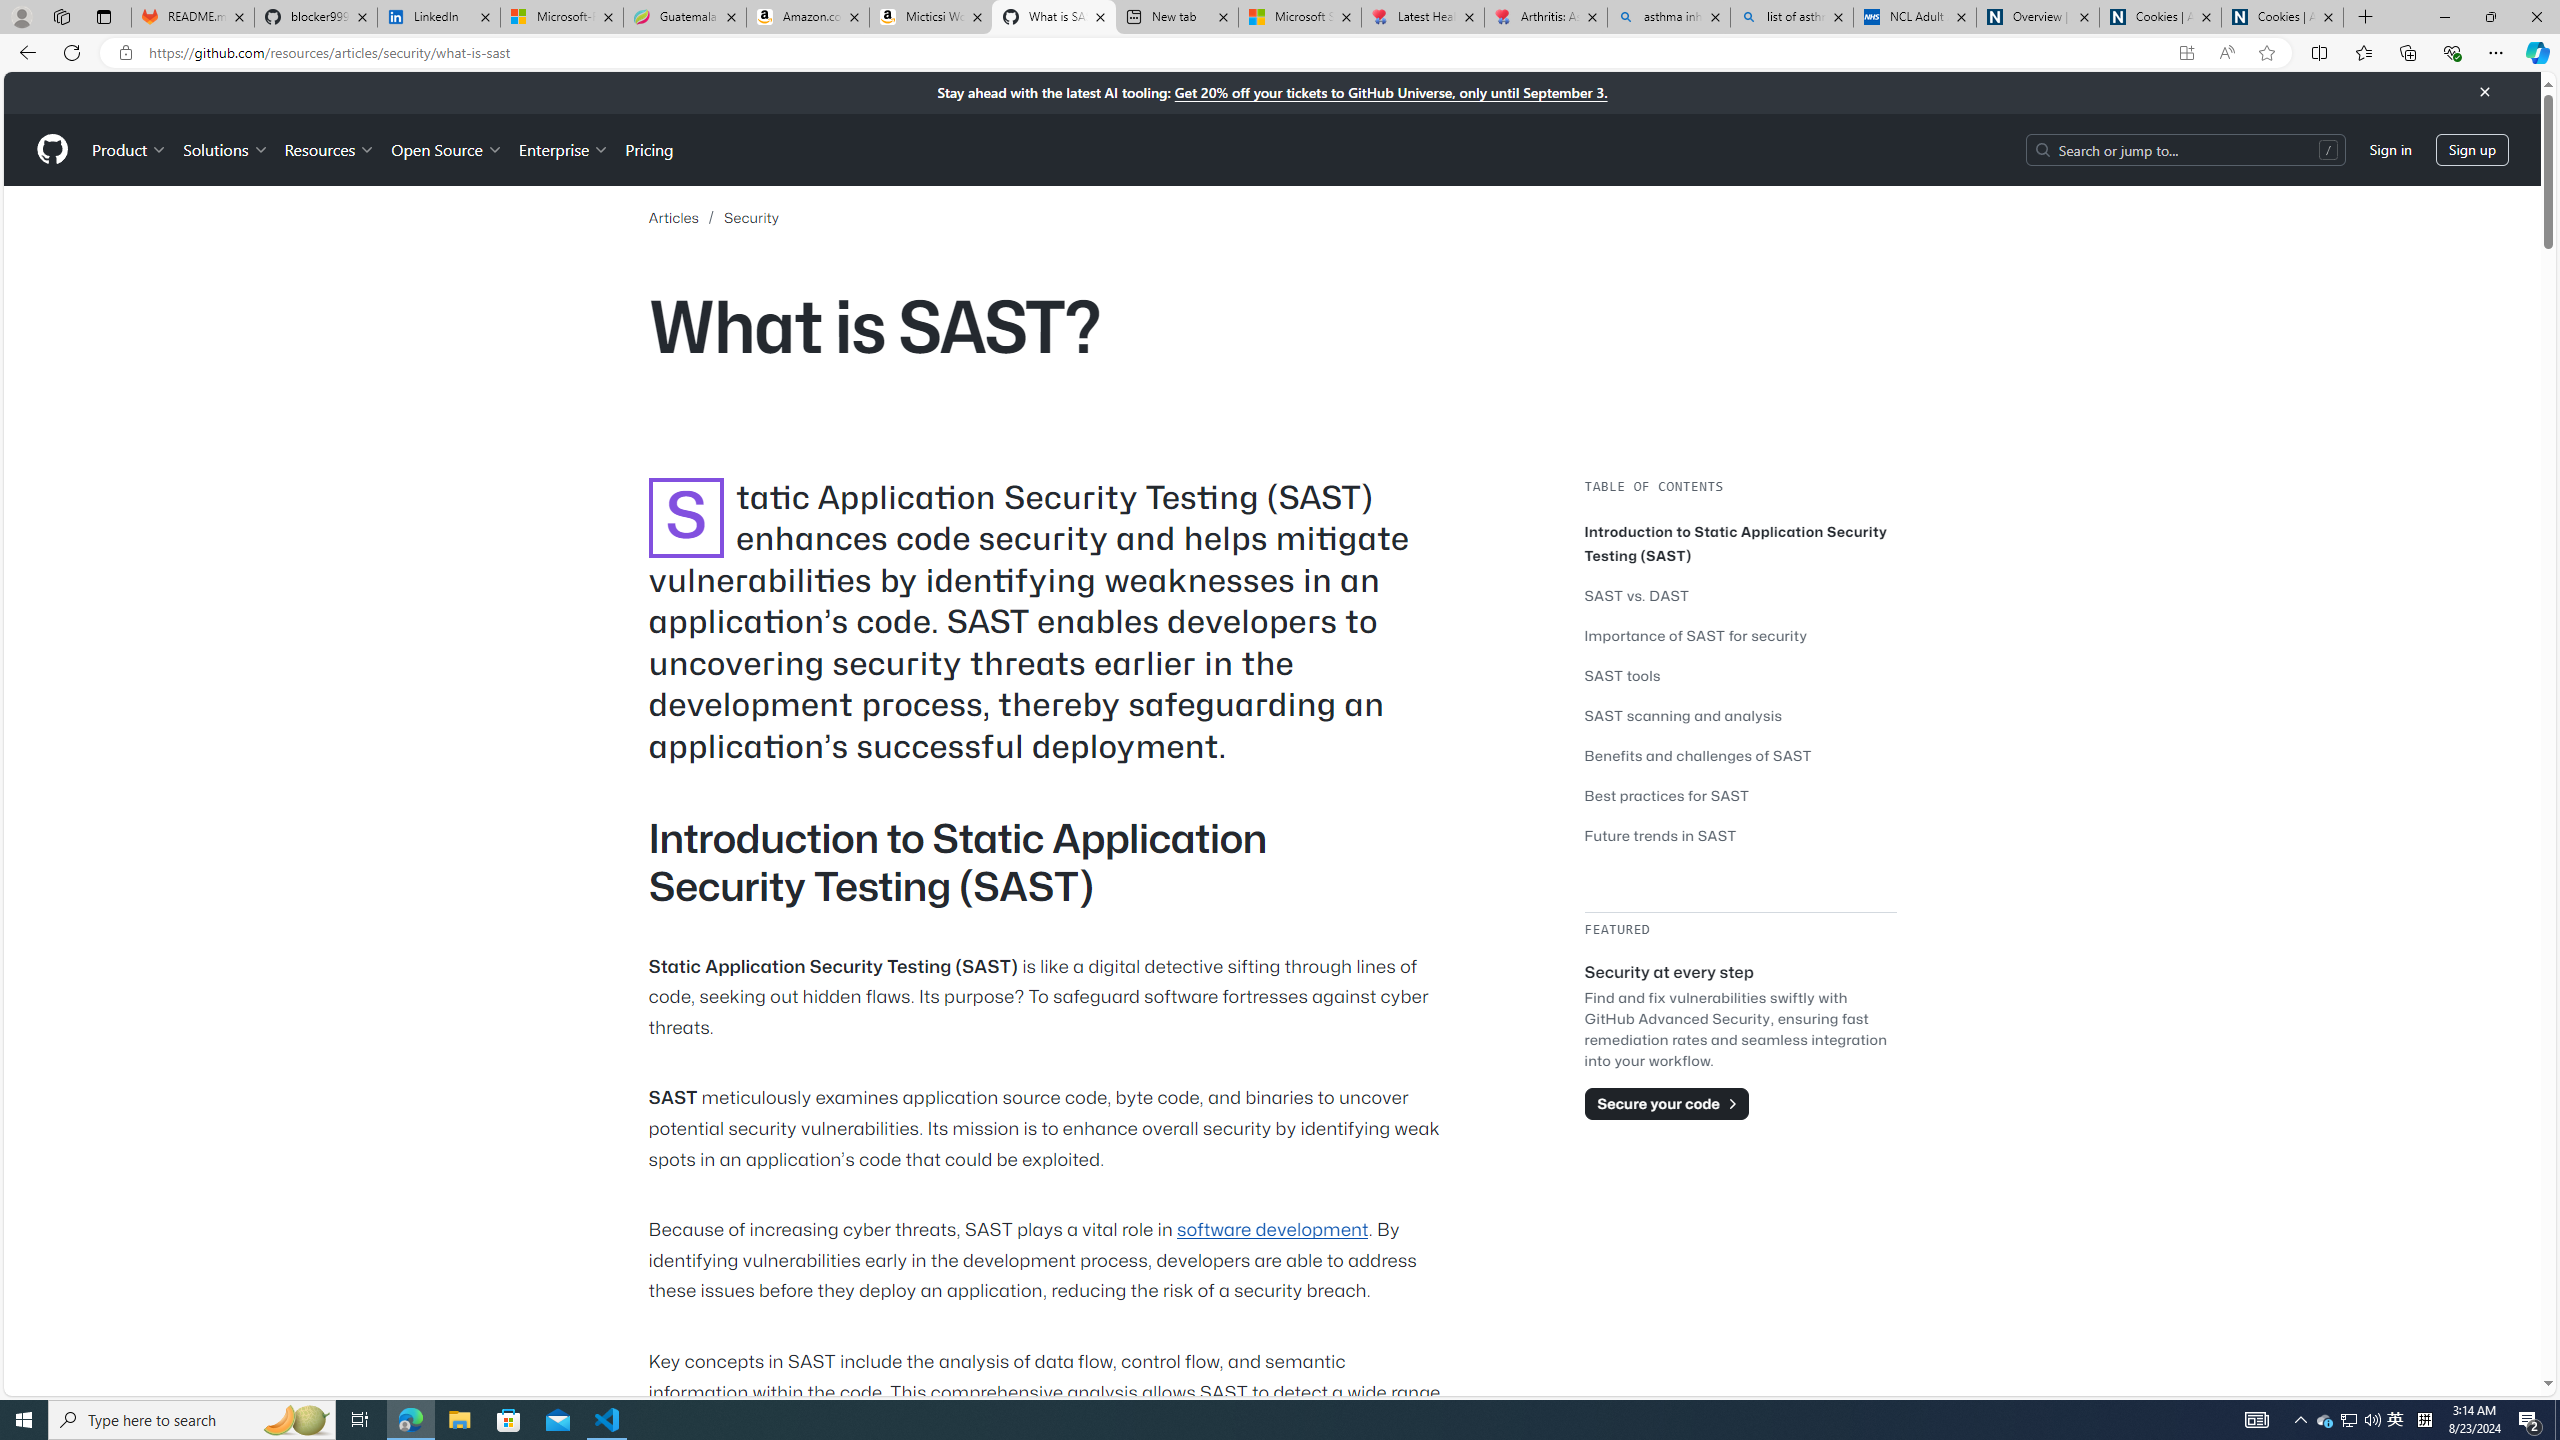 This screenshot has height=1440, width=2560. What do you see at coordinates (672, 218) in the screenshot?
I see `'Articles'` at bounding box center [672, 218].